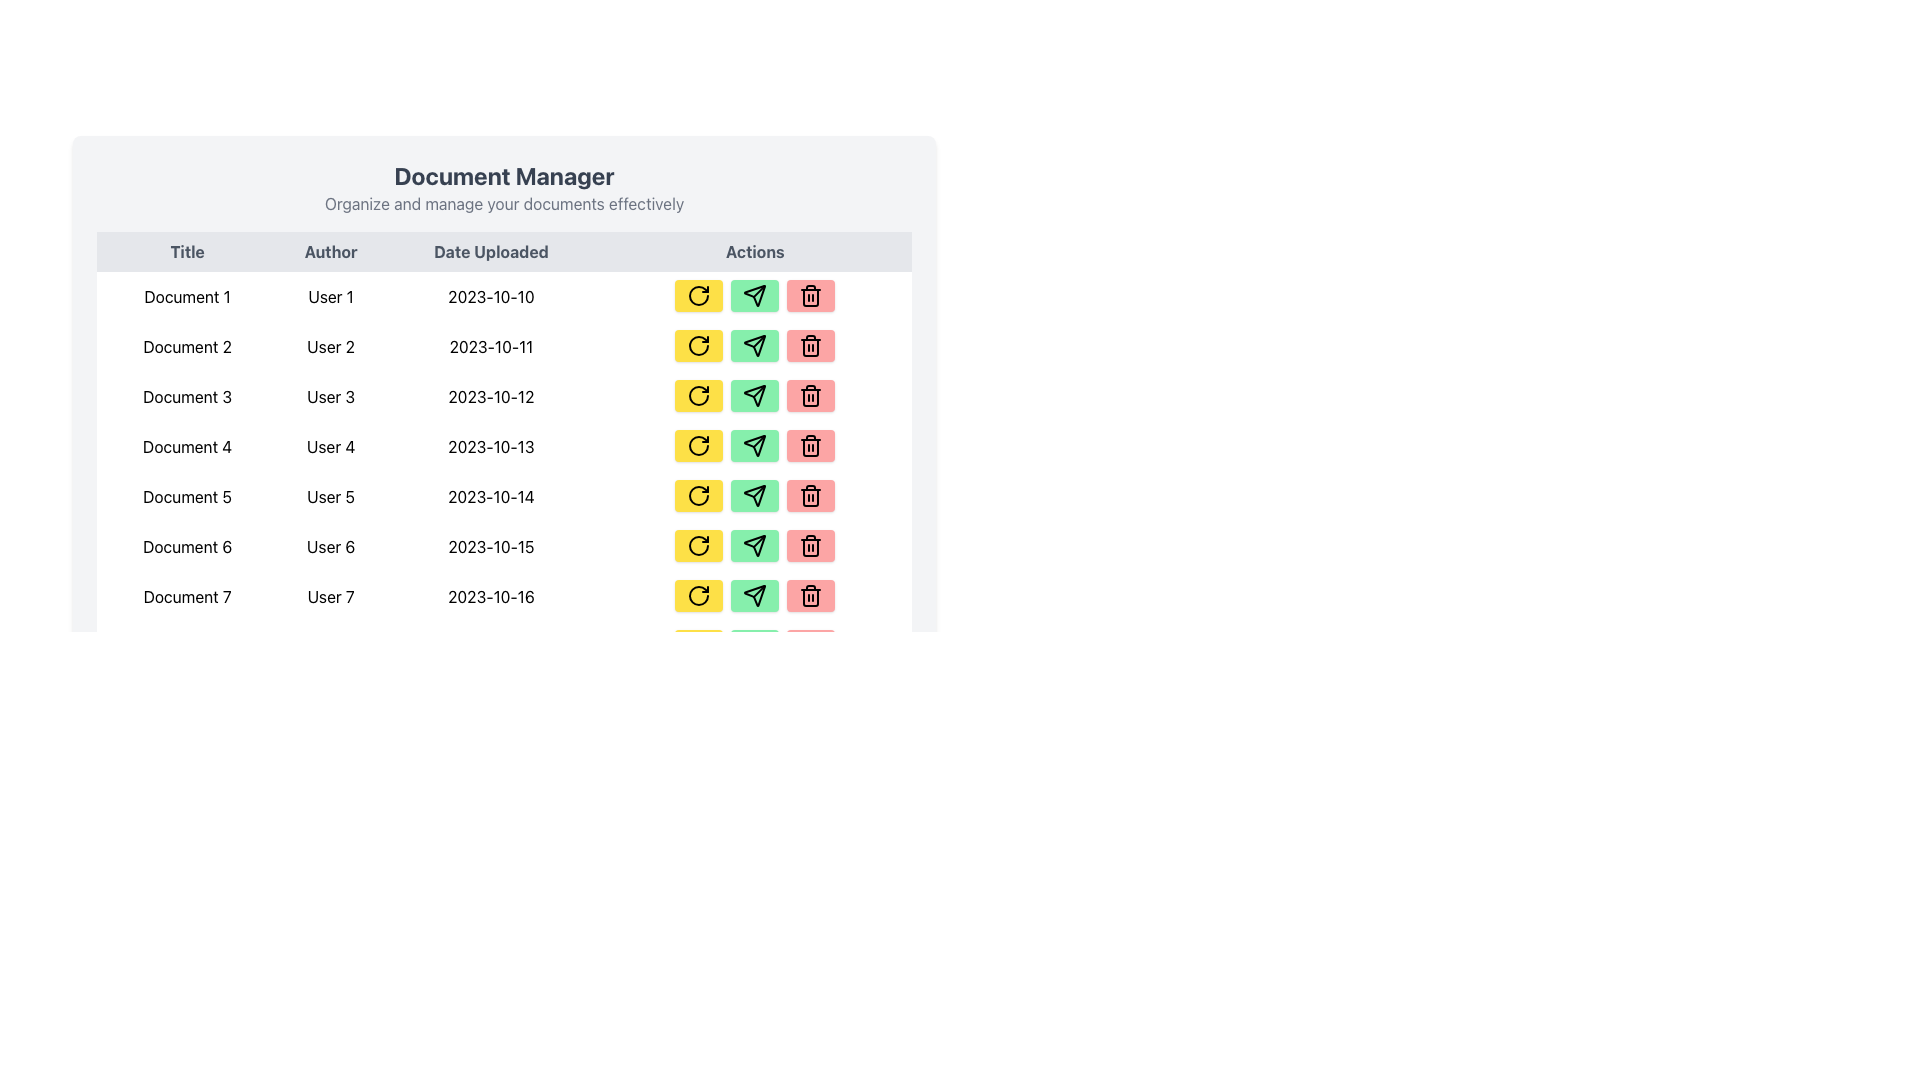  What do you see at coordinates (699, 546) in the screenshot?
I see `the refresh button in the action buttons column for the 'Document 6' row` at bounding box center [699, 546].